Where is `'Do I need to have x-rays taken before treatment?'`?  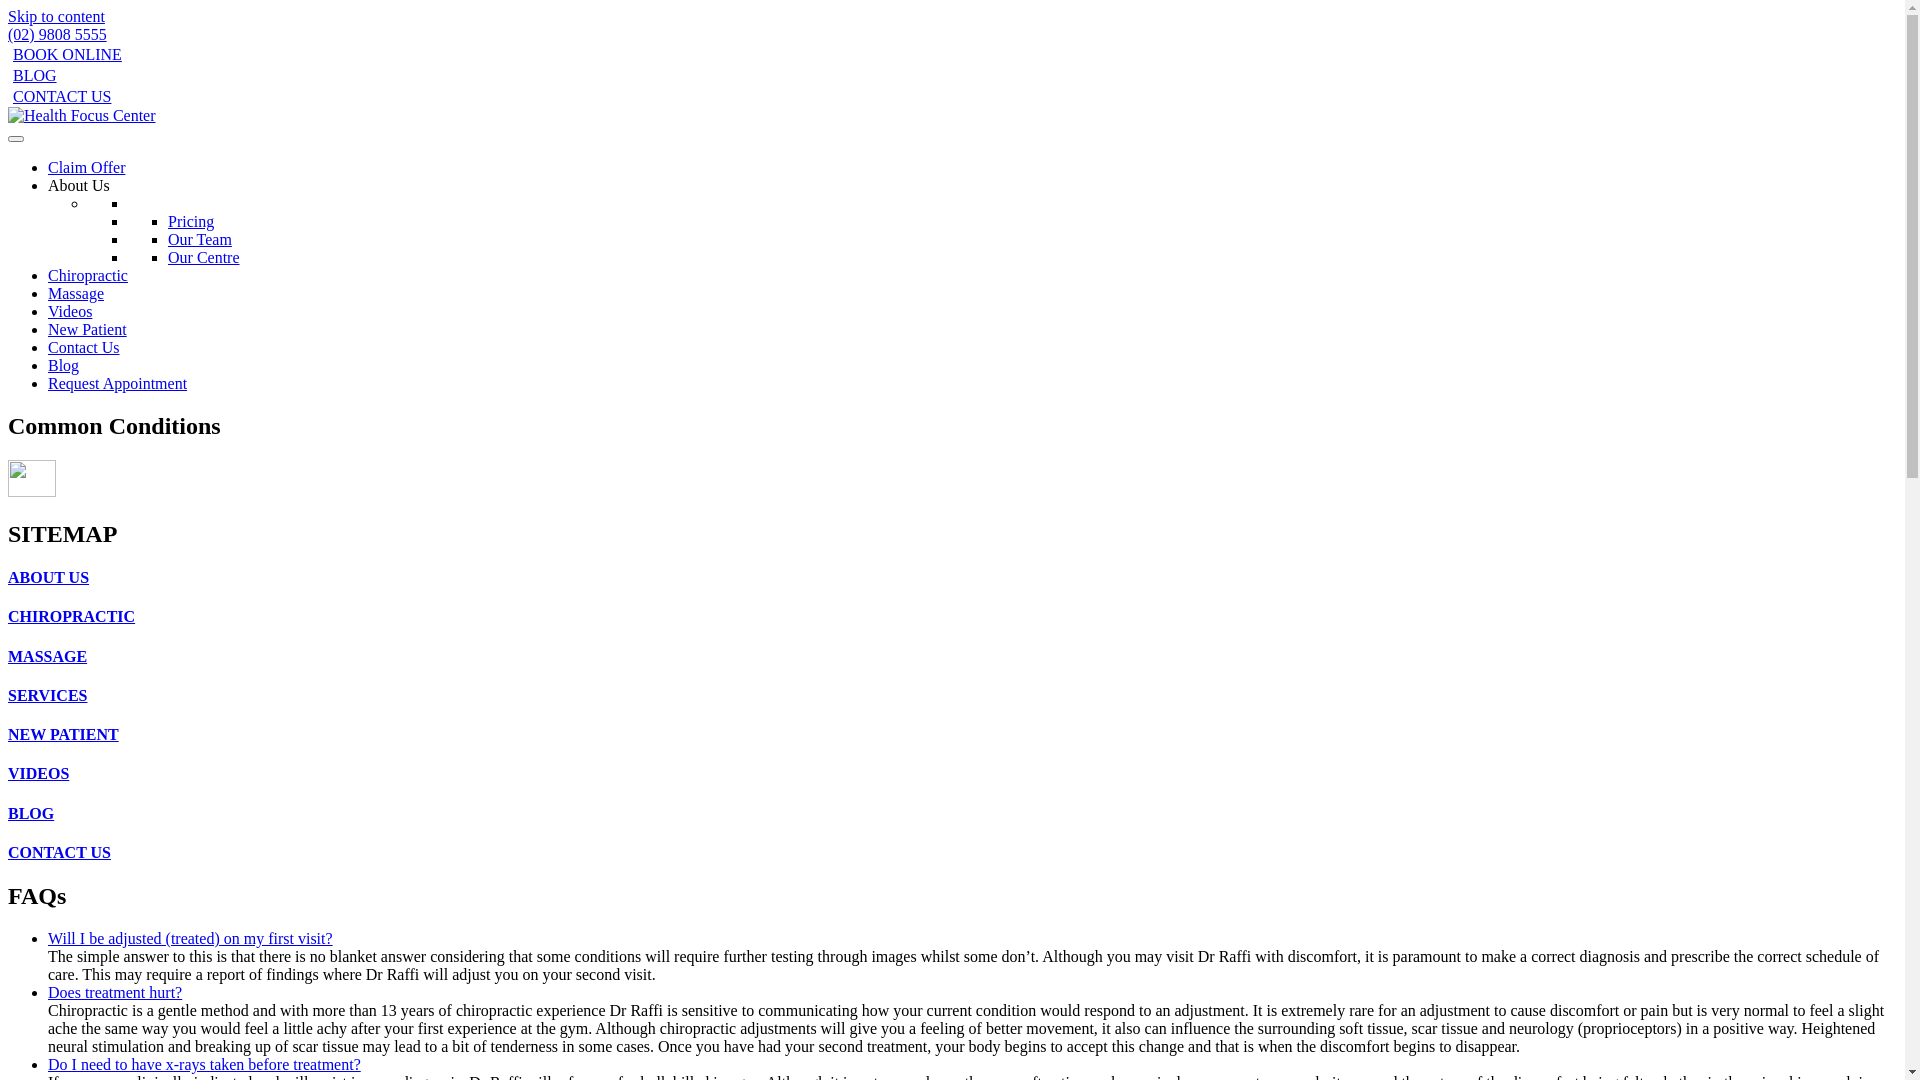
'Do I need to have x-rays taken before treatment?' is located at coordinates (204, 1063).